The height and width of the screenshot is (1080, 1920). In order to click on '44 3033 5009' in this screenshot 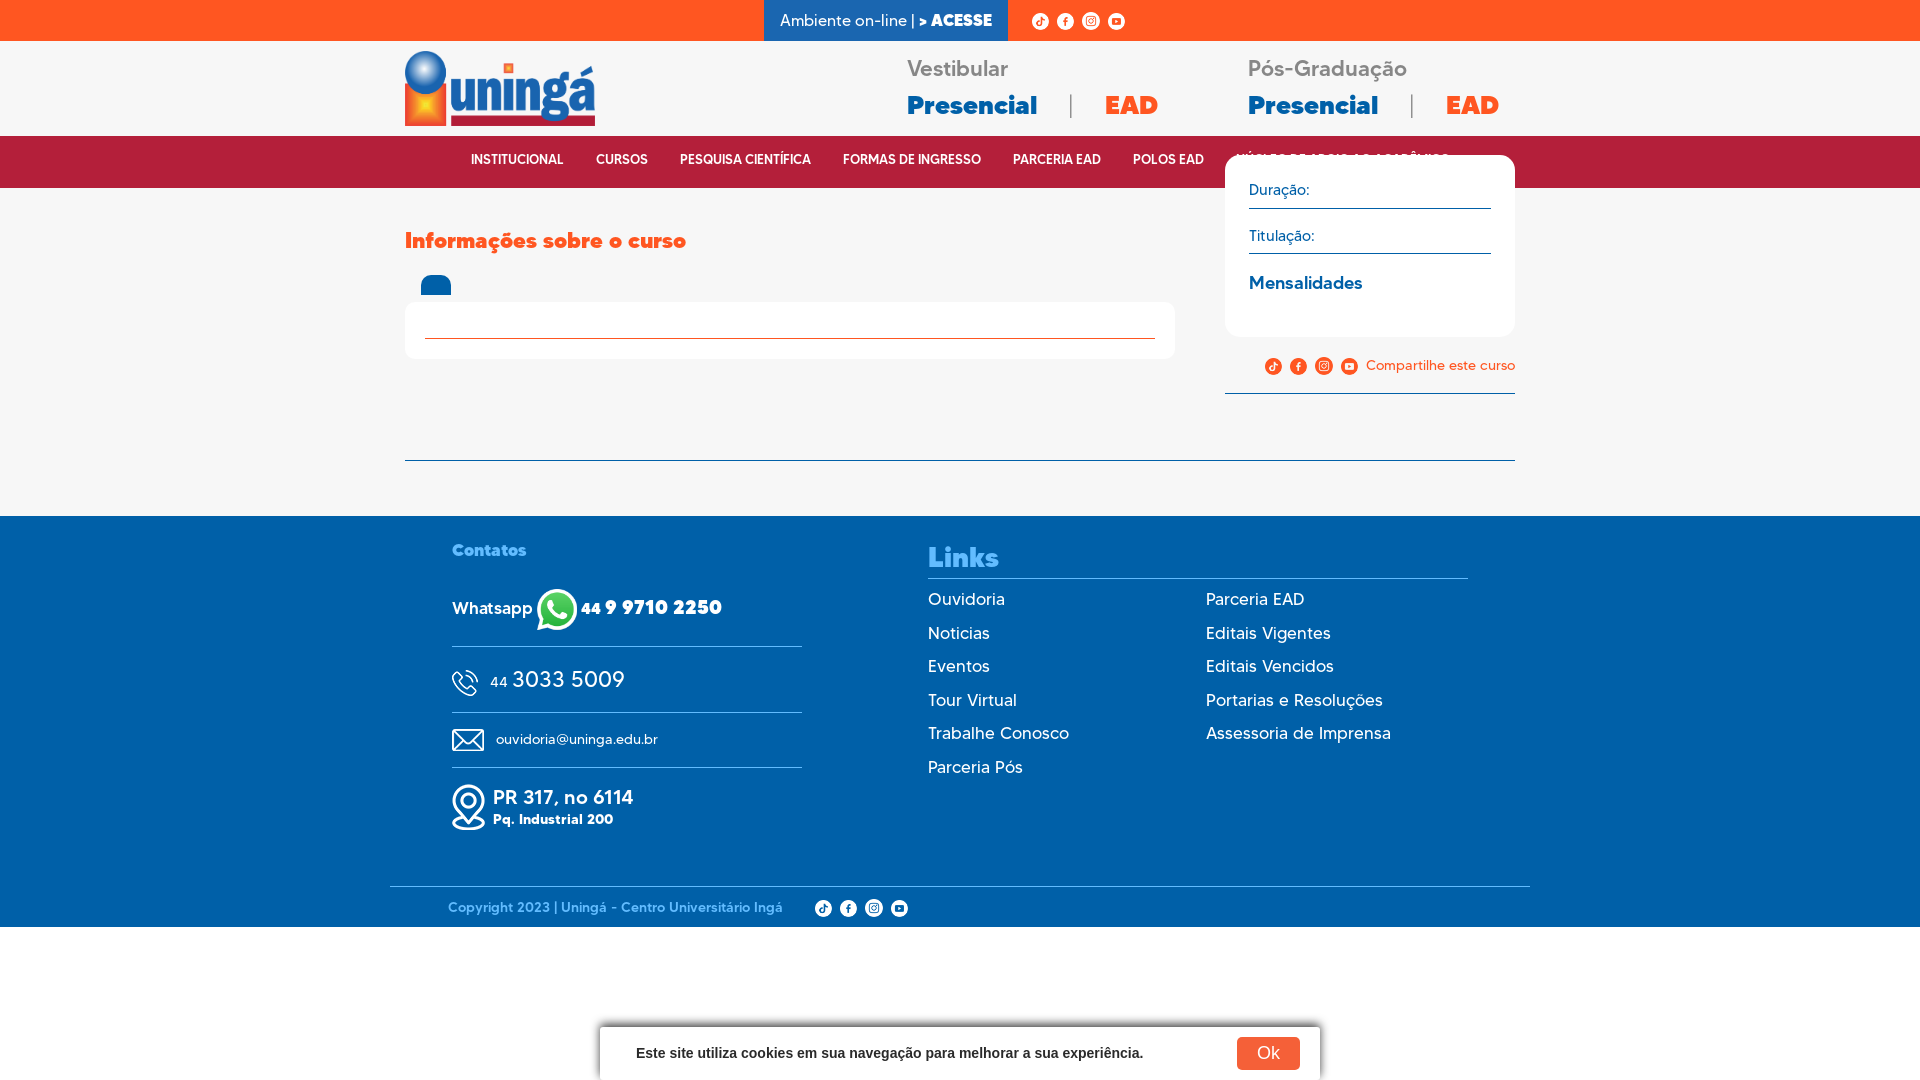, I will do `click(626, 678)`.